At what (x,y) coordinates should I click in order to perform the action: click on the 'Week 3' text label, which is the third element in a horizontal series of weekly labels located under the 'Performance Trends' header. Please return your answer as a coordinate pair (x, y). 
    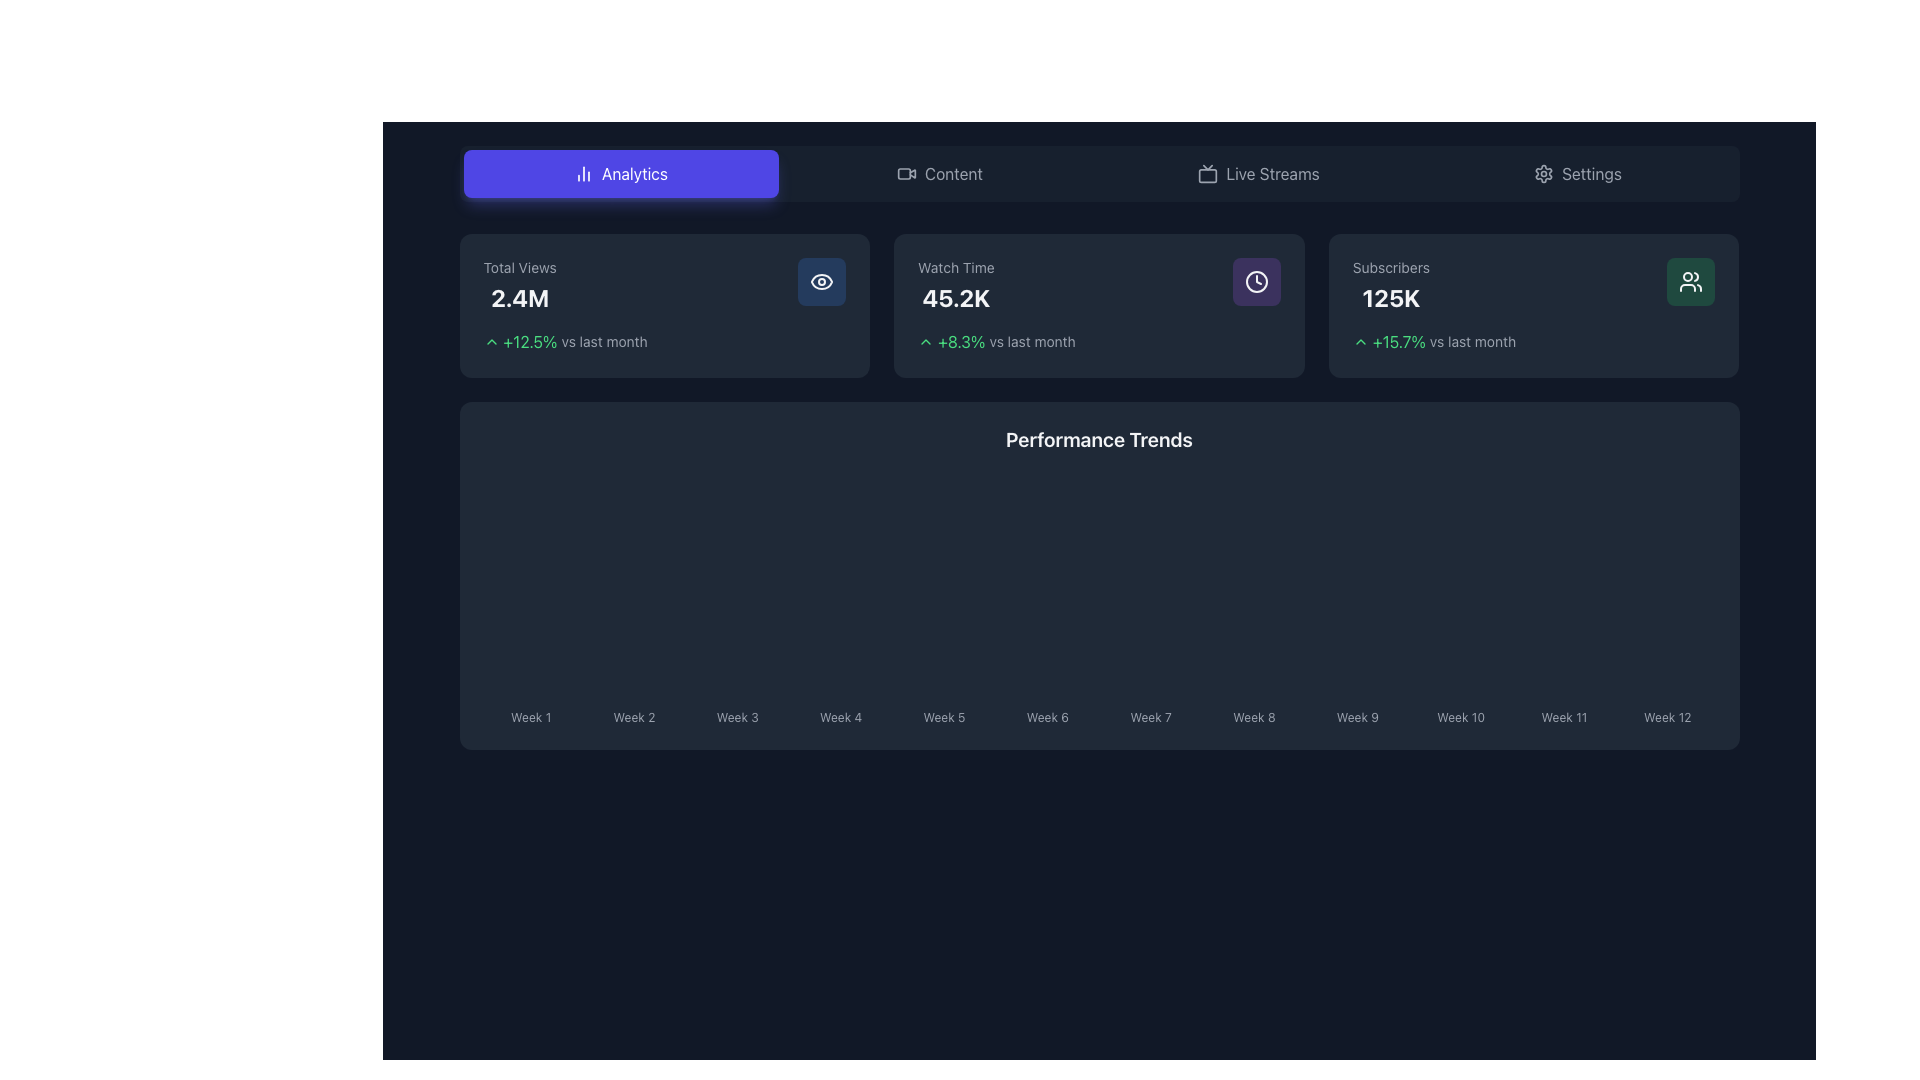
    Looking at the image, I should click on (736, 716).